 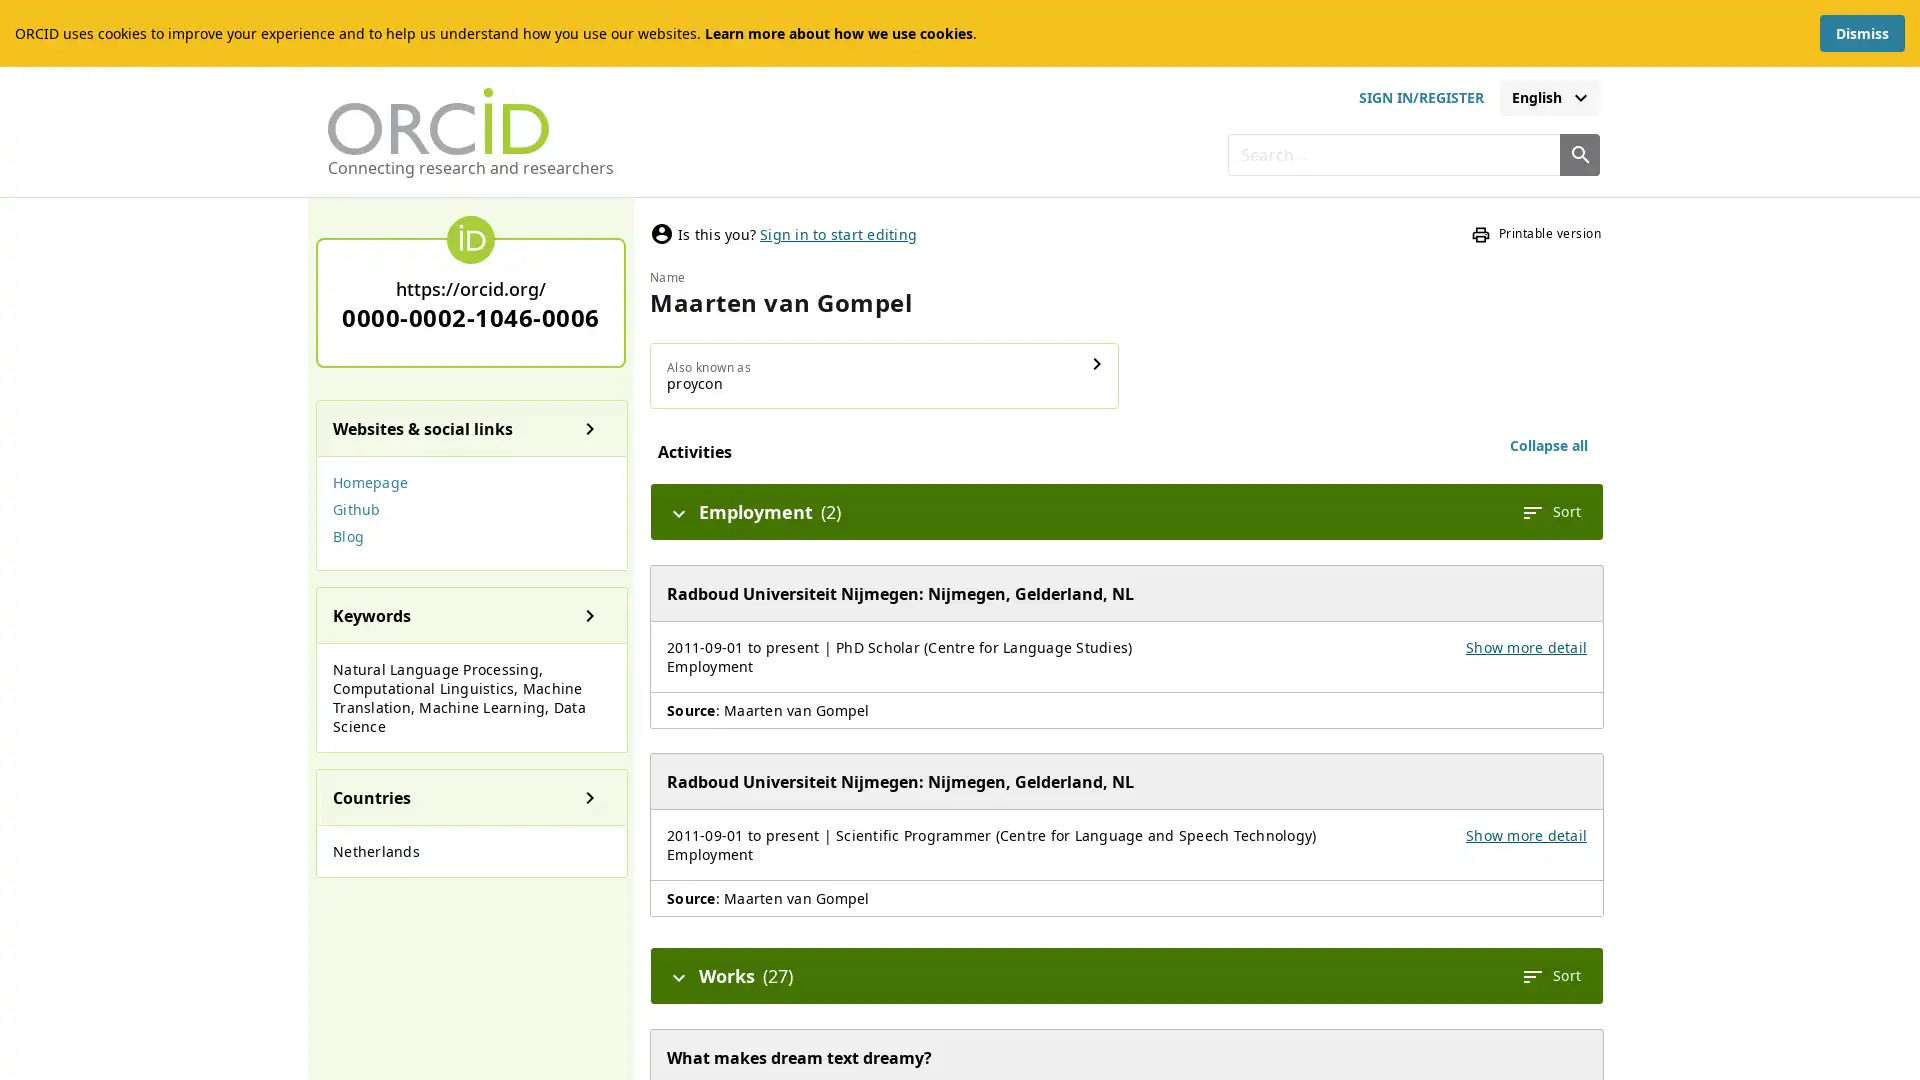 I want to click on Show details, so click(x=589, y=427).